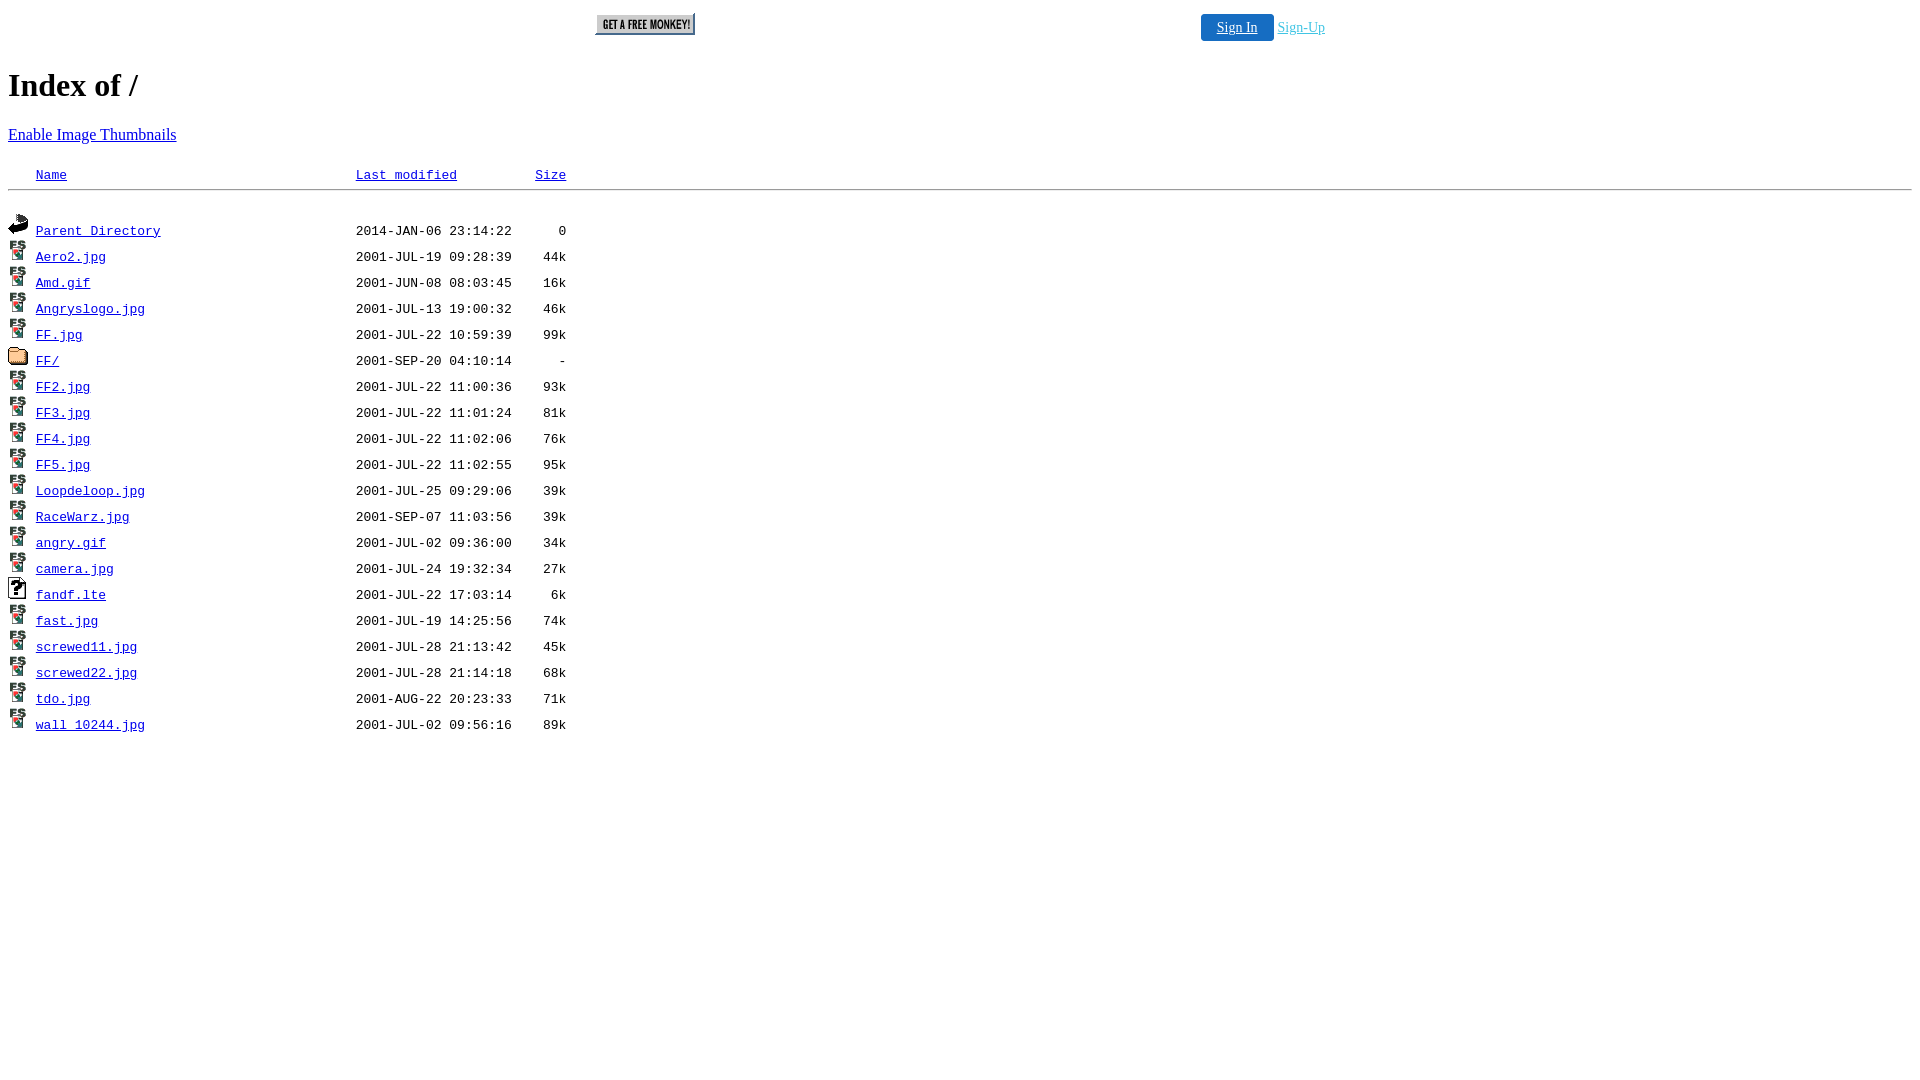  Describe the element at coordinates (534, 174) in the screenshot. I see `'Size'` at that location.